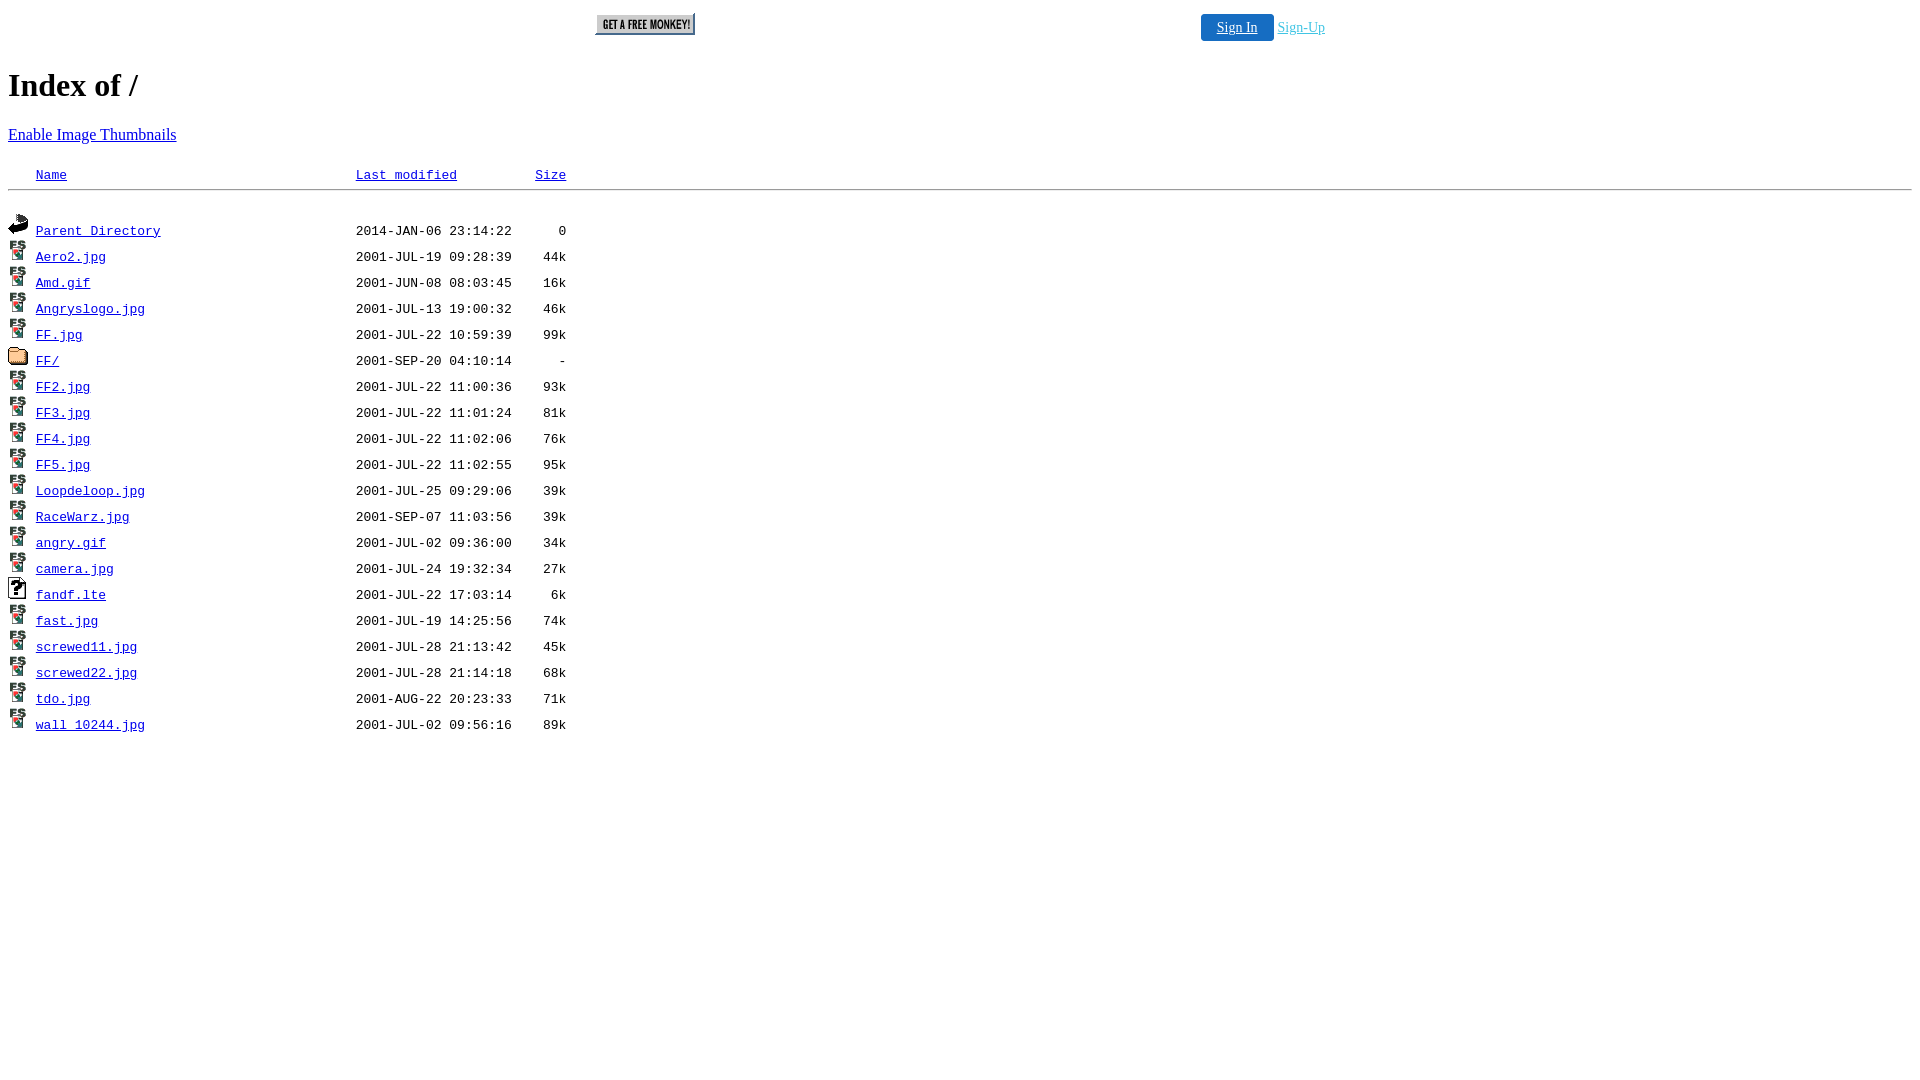  Describe the element at coordinates (534, 174) in the screenshot. I see `'Size'` at that location.